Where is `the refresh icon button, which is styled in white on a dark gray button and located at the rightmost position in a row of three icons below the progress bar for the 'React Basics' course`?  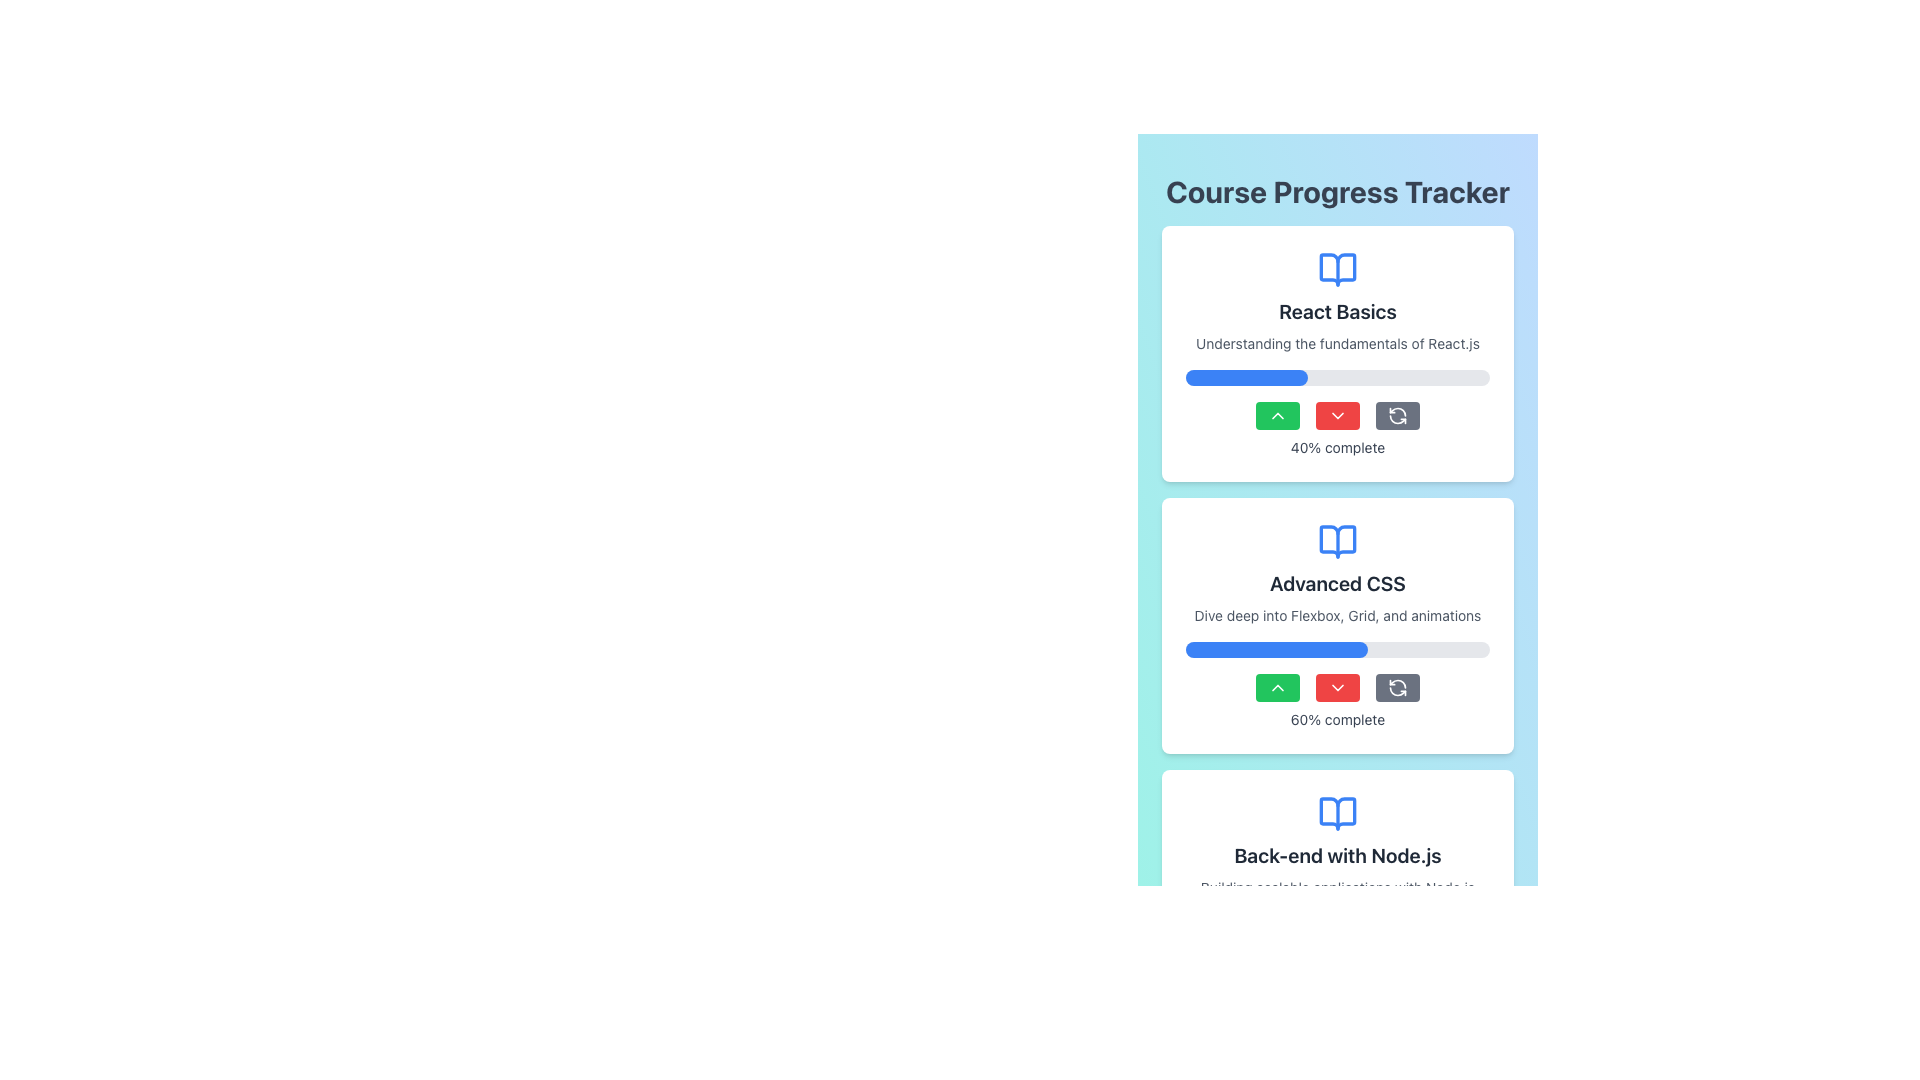
the refresh icon button, which is styled in white on a dark gray button and located at the rightmost position in a row of three icons below the progress bar for the 'React Basics' course is located at coordinates (1396, 686).